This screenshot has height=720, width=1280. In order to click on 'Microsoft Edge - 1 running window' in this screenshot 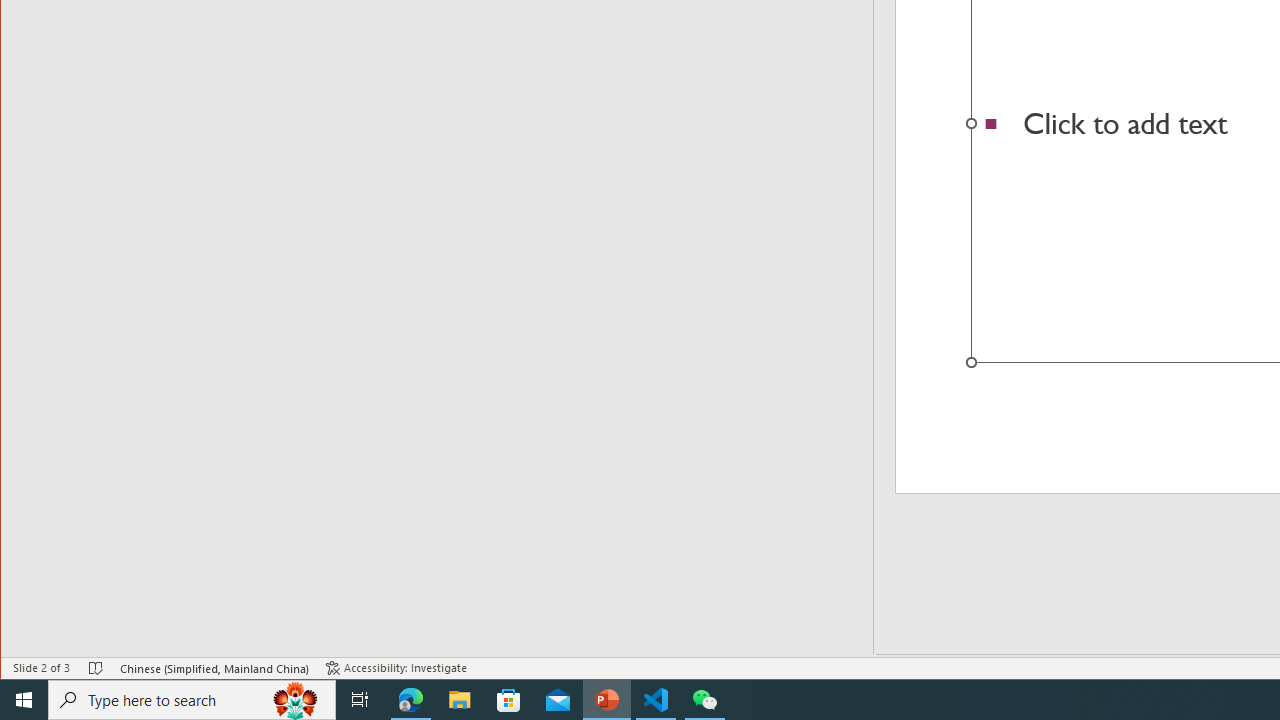, I will do `click(410, 698)`.